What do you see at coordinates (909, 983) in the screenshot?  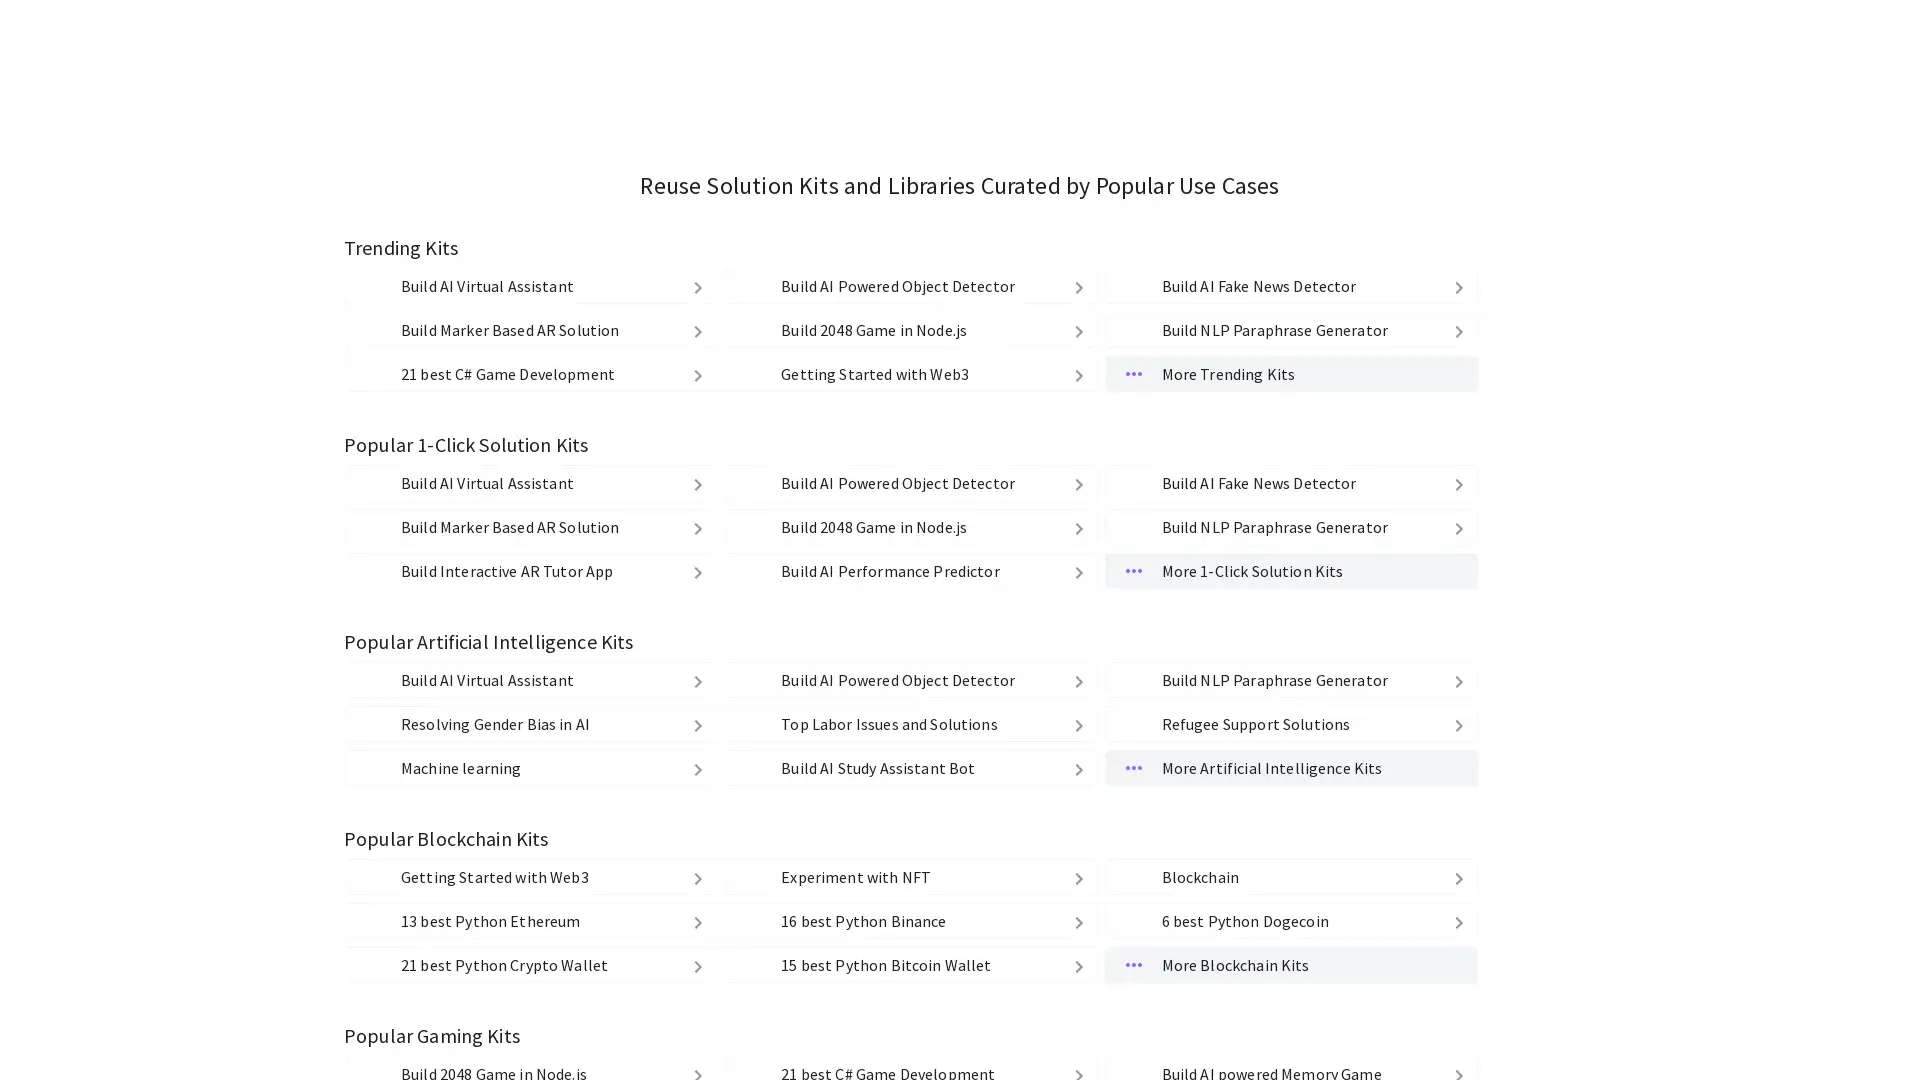 I see `object-detection-kit Build AI Powered Object Detector` at bounding box center [909, 983].